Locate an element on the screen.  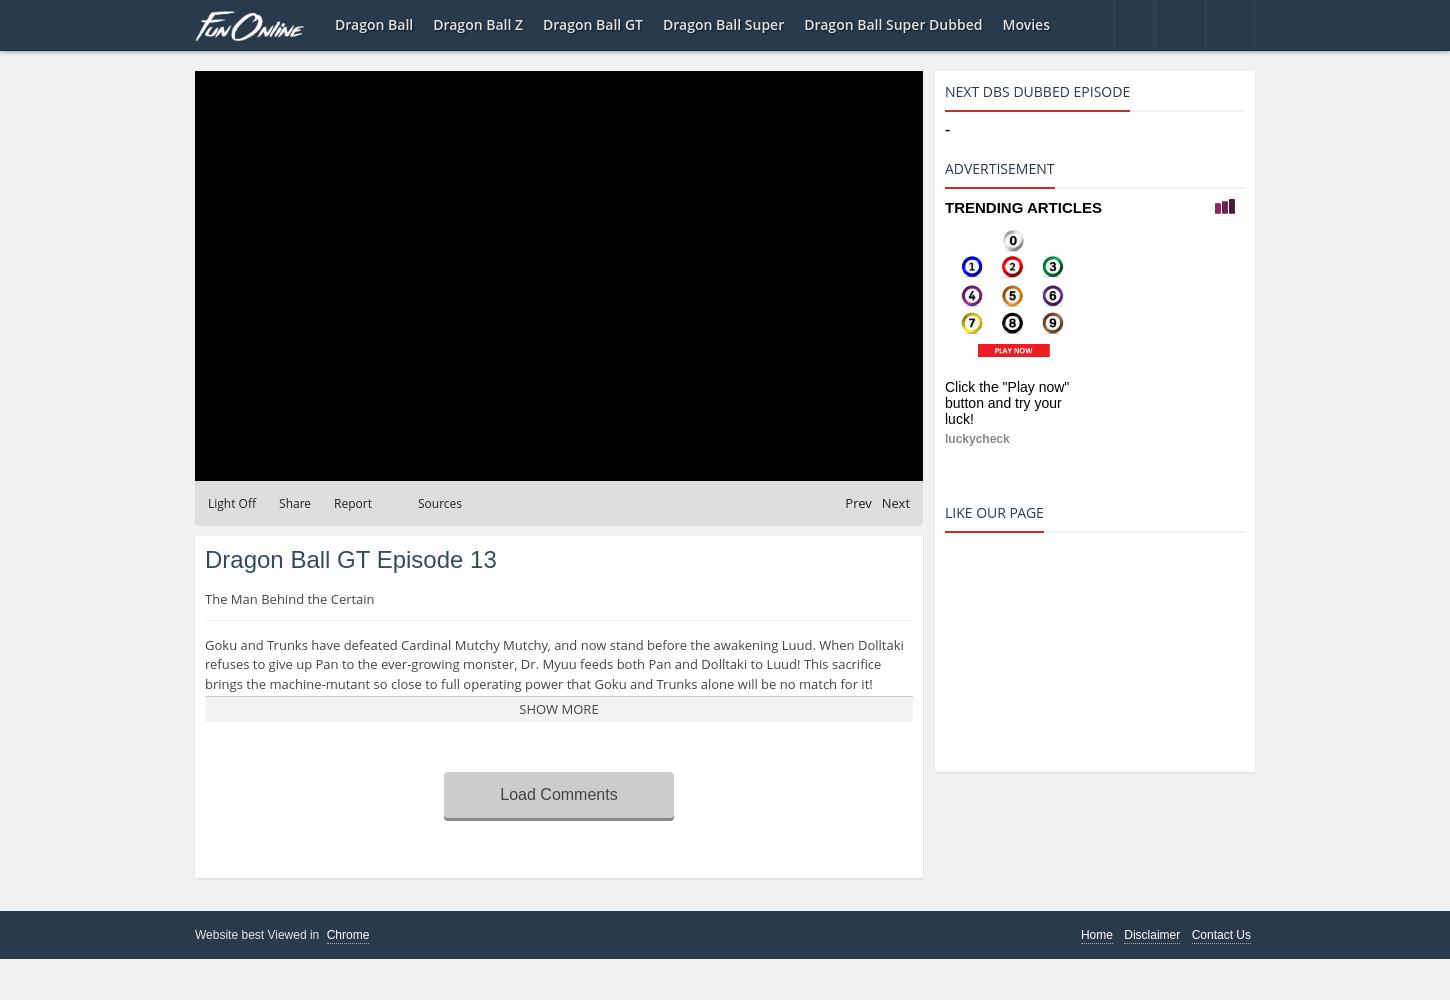
'Dragon Ball GT Episode 14' is located at coordinates (752, 459).